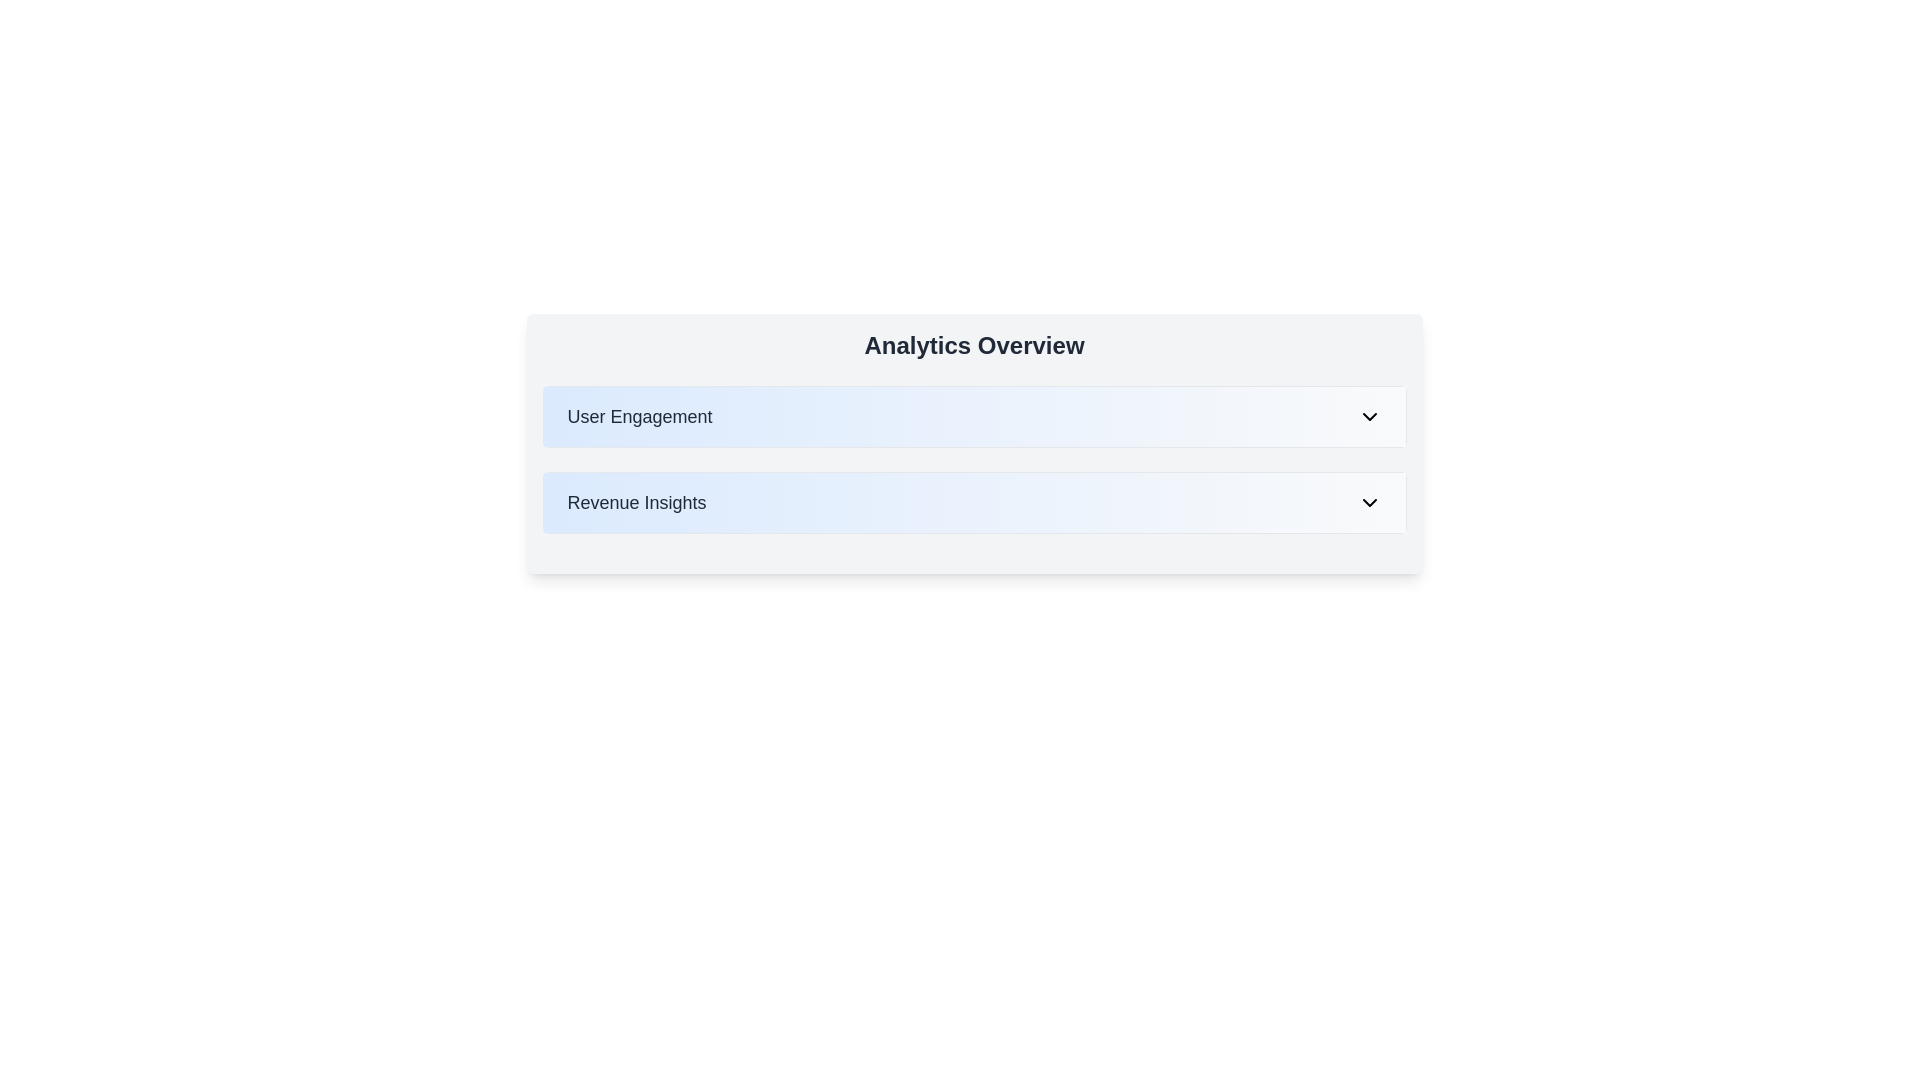 This screenshot has width=1920, height=1080. What do you see at coordinates (974, 501) in the screenshot?
I see `the 'Revenue Insights' dropdown toggle button` at bounding box center [974, 501].